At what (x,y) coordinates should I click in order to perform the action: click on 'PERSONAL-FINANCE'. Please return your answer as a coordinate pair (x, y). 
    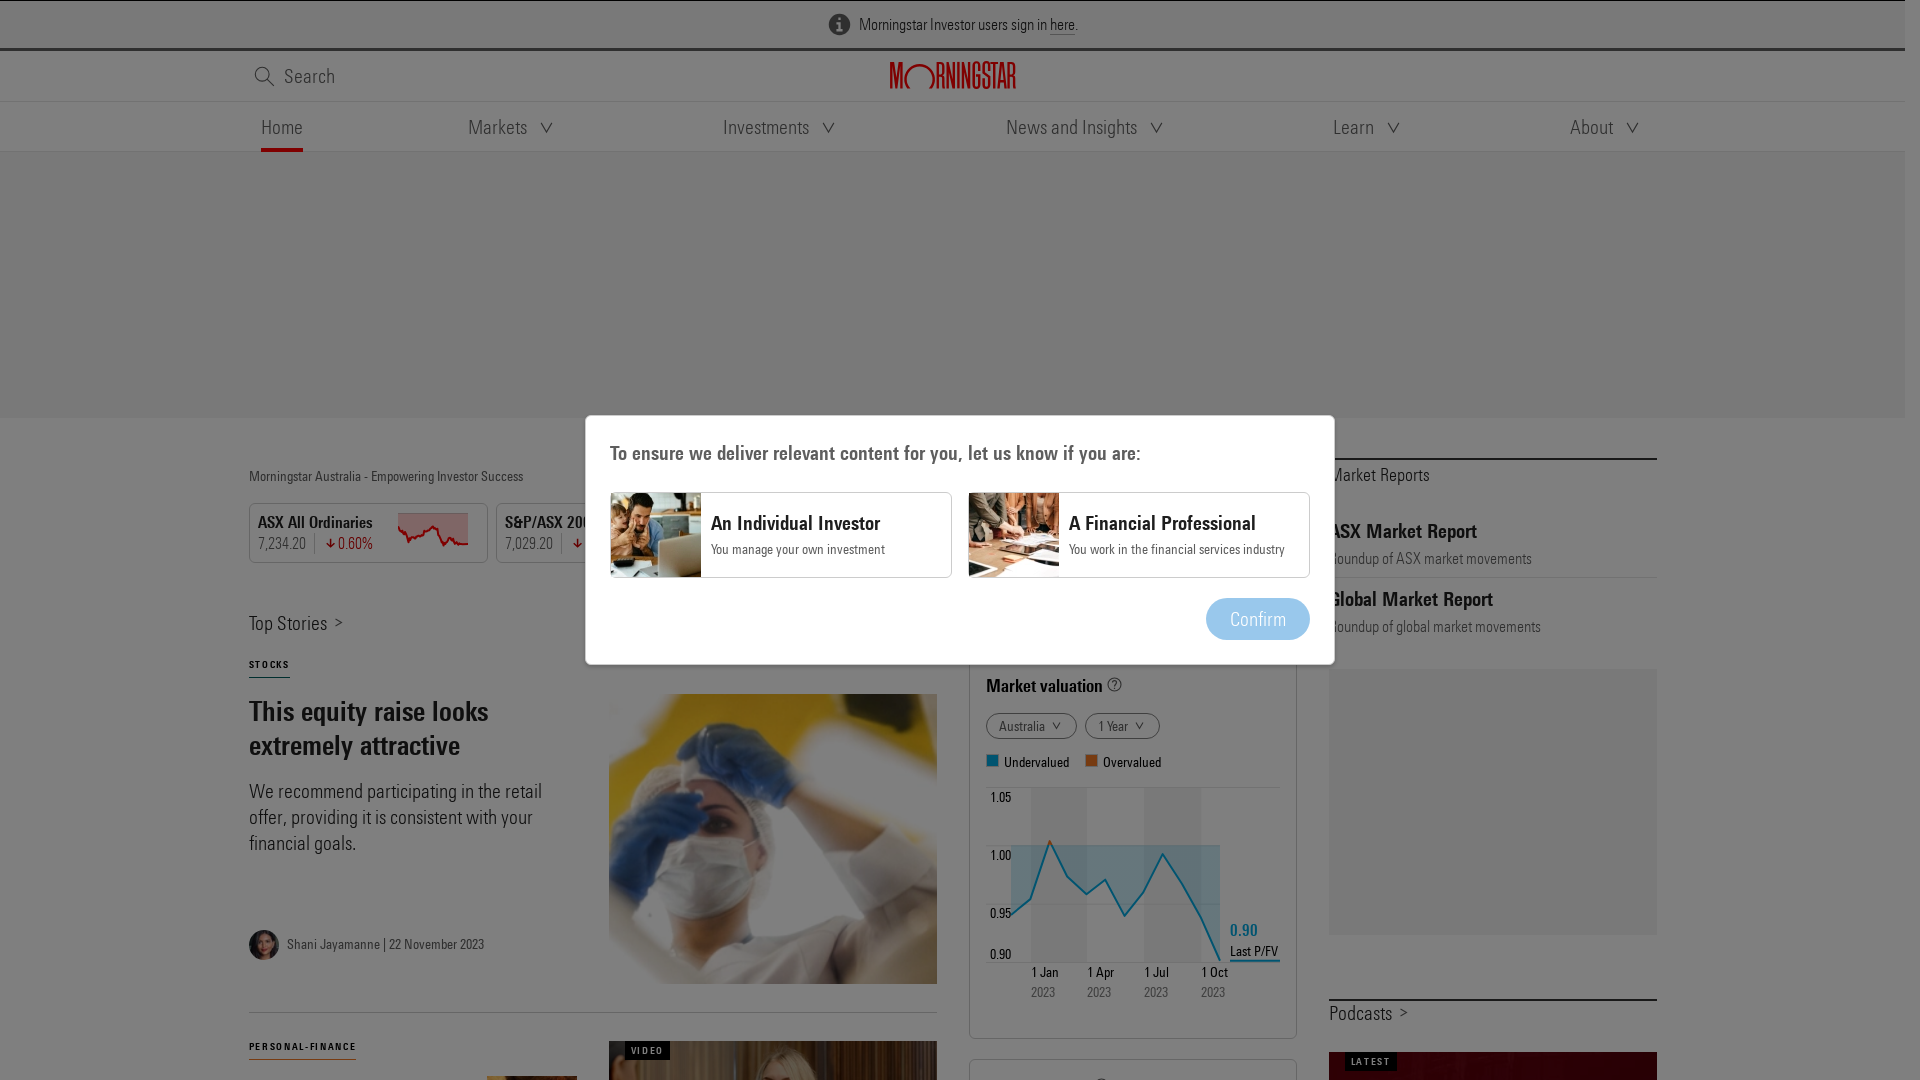
    Looking at the image, I should click on (247, 1045).